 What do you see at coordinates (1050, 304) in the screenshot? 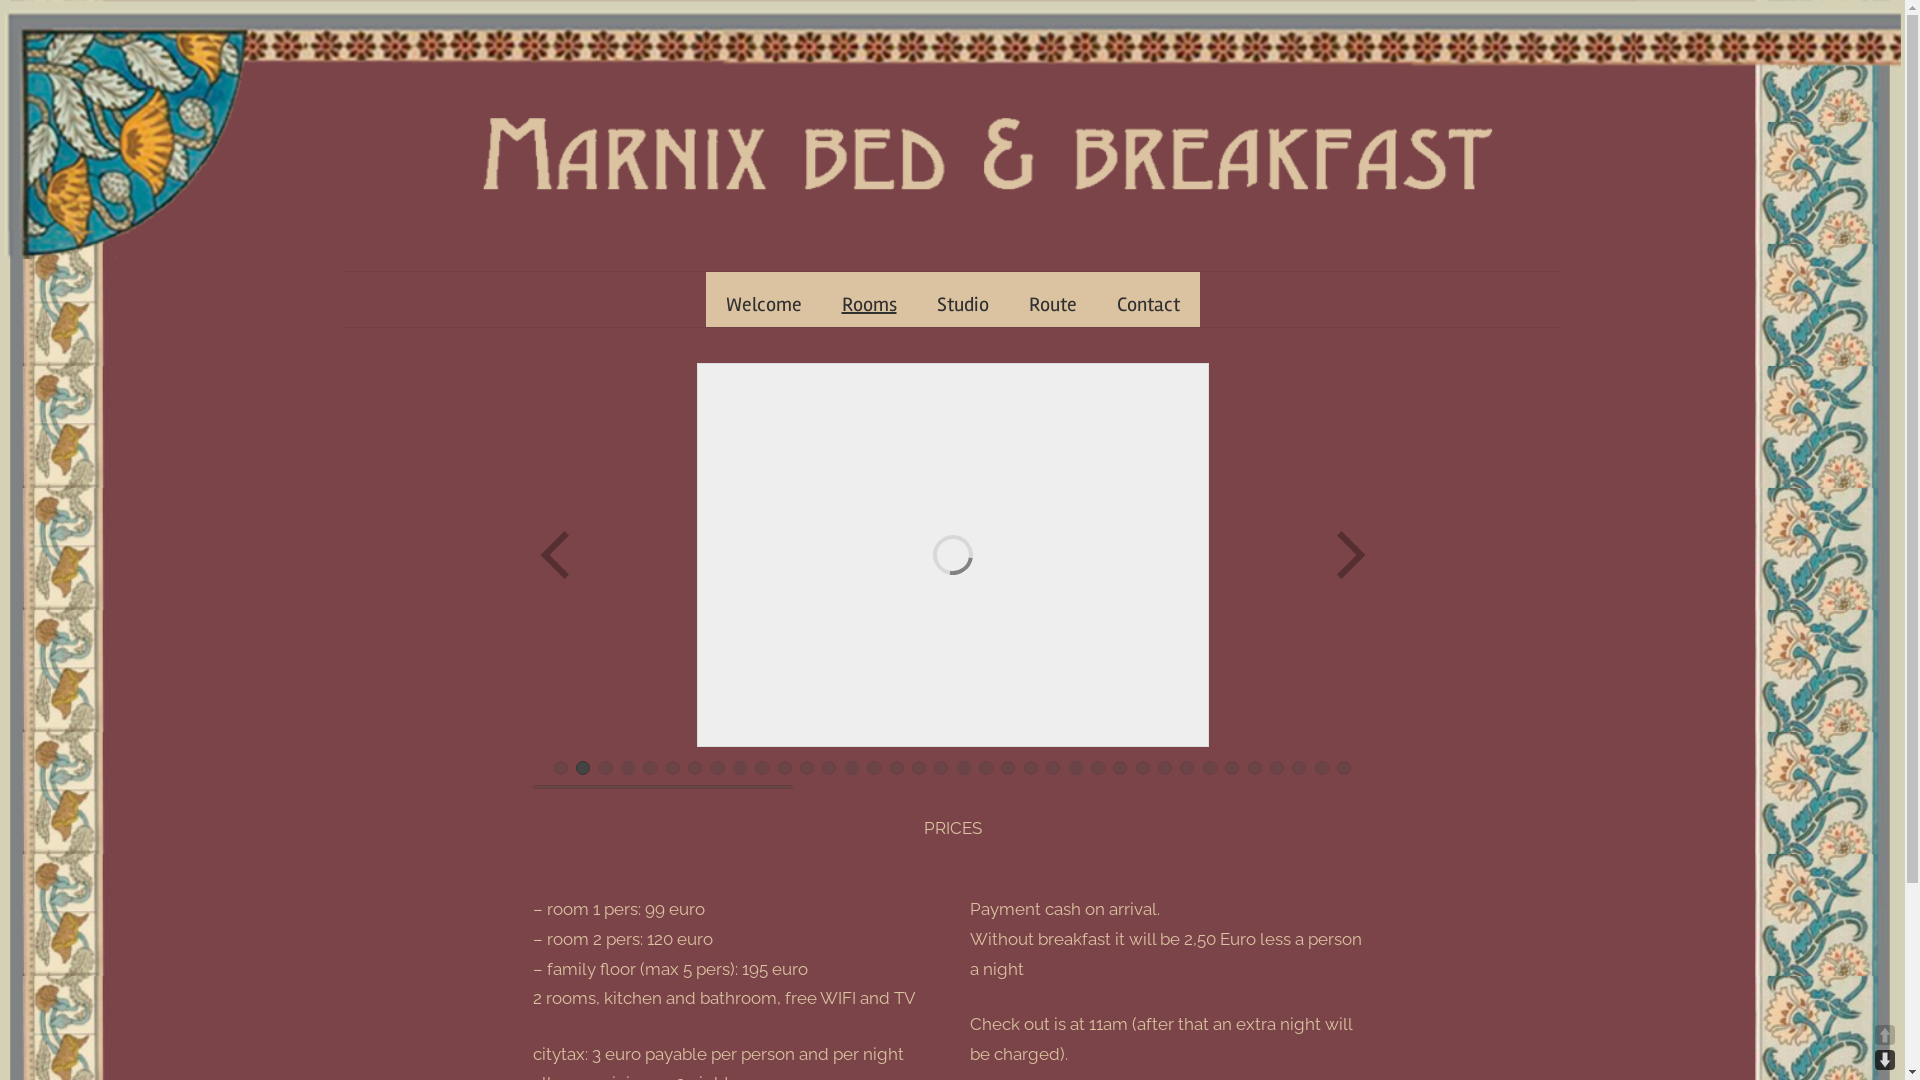
I see `'Route'` at bounding box center [1050, 304].